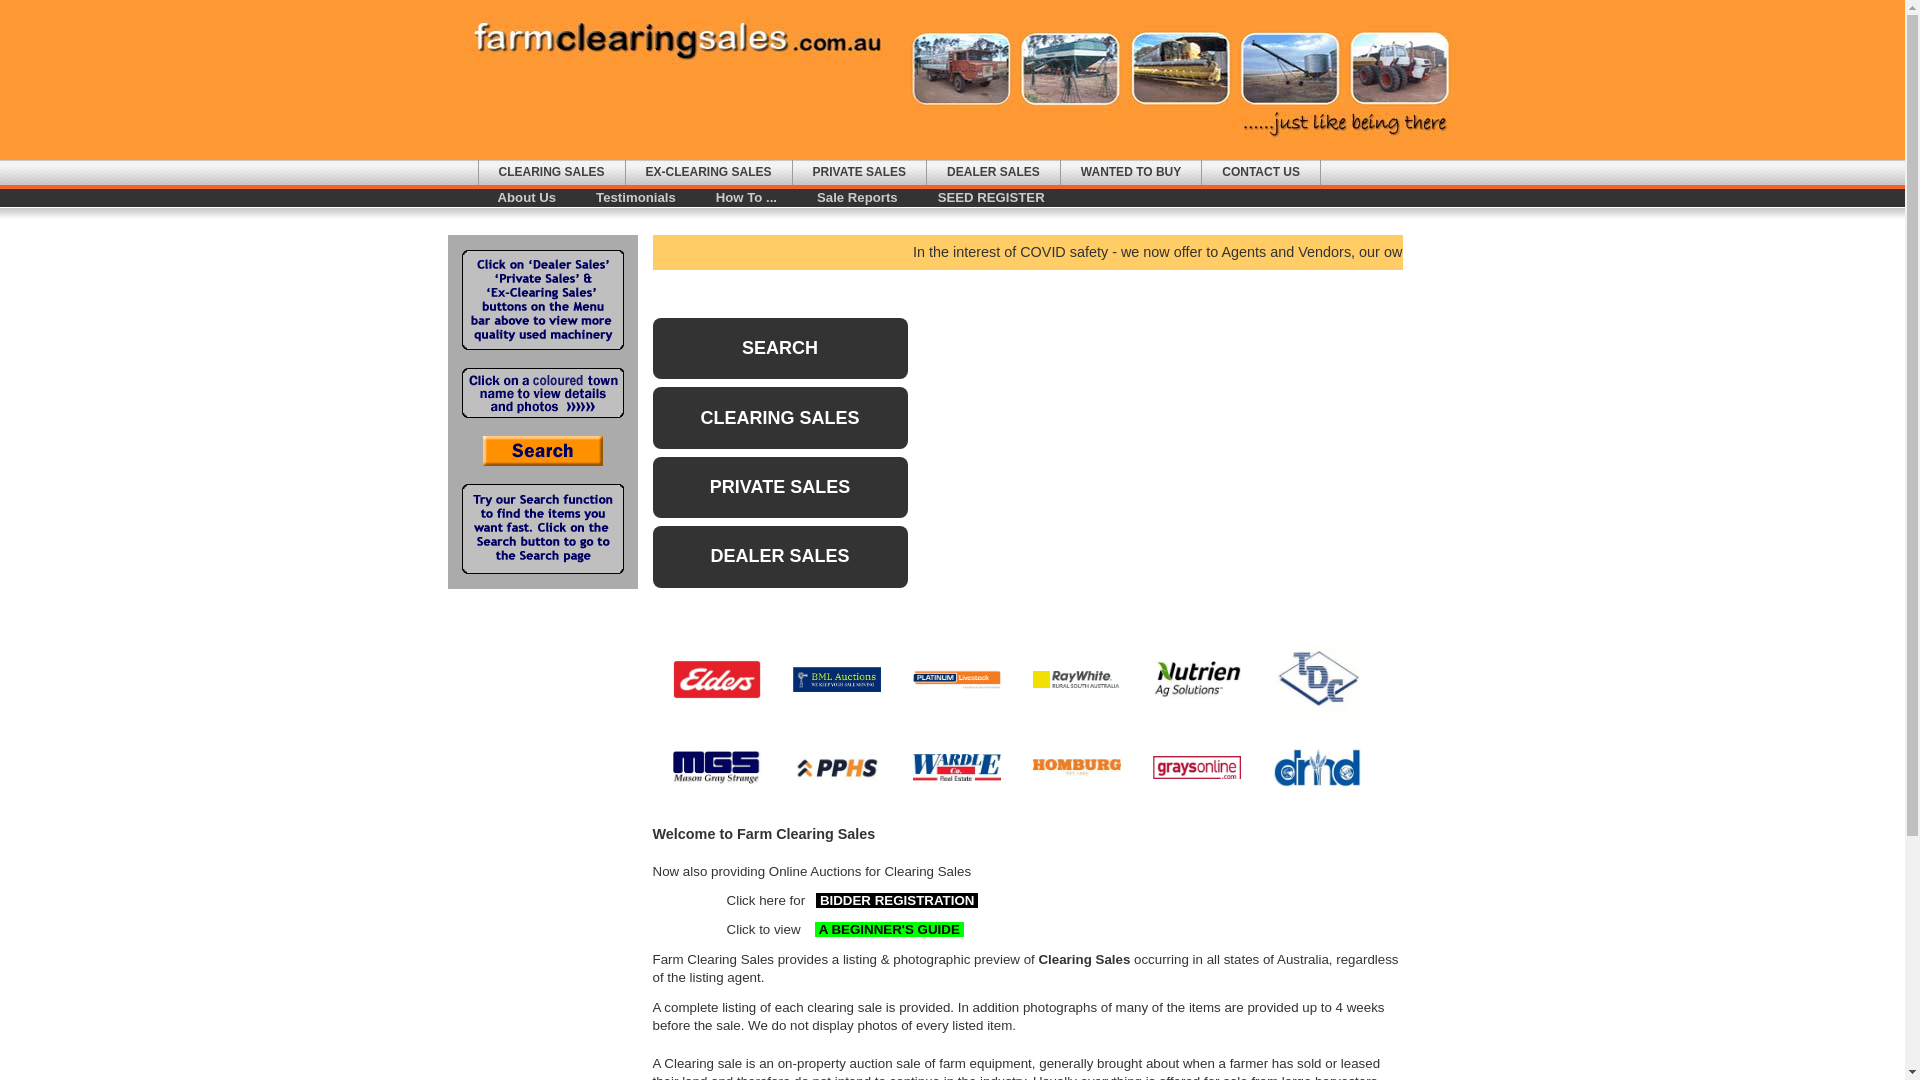 The width and height of the screenshot is (1920, 1080). Describe the element at coordinates (816, 900) in the screenshot. I see `'BIDDER REGISTRATION '` at that location.